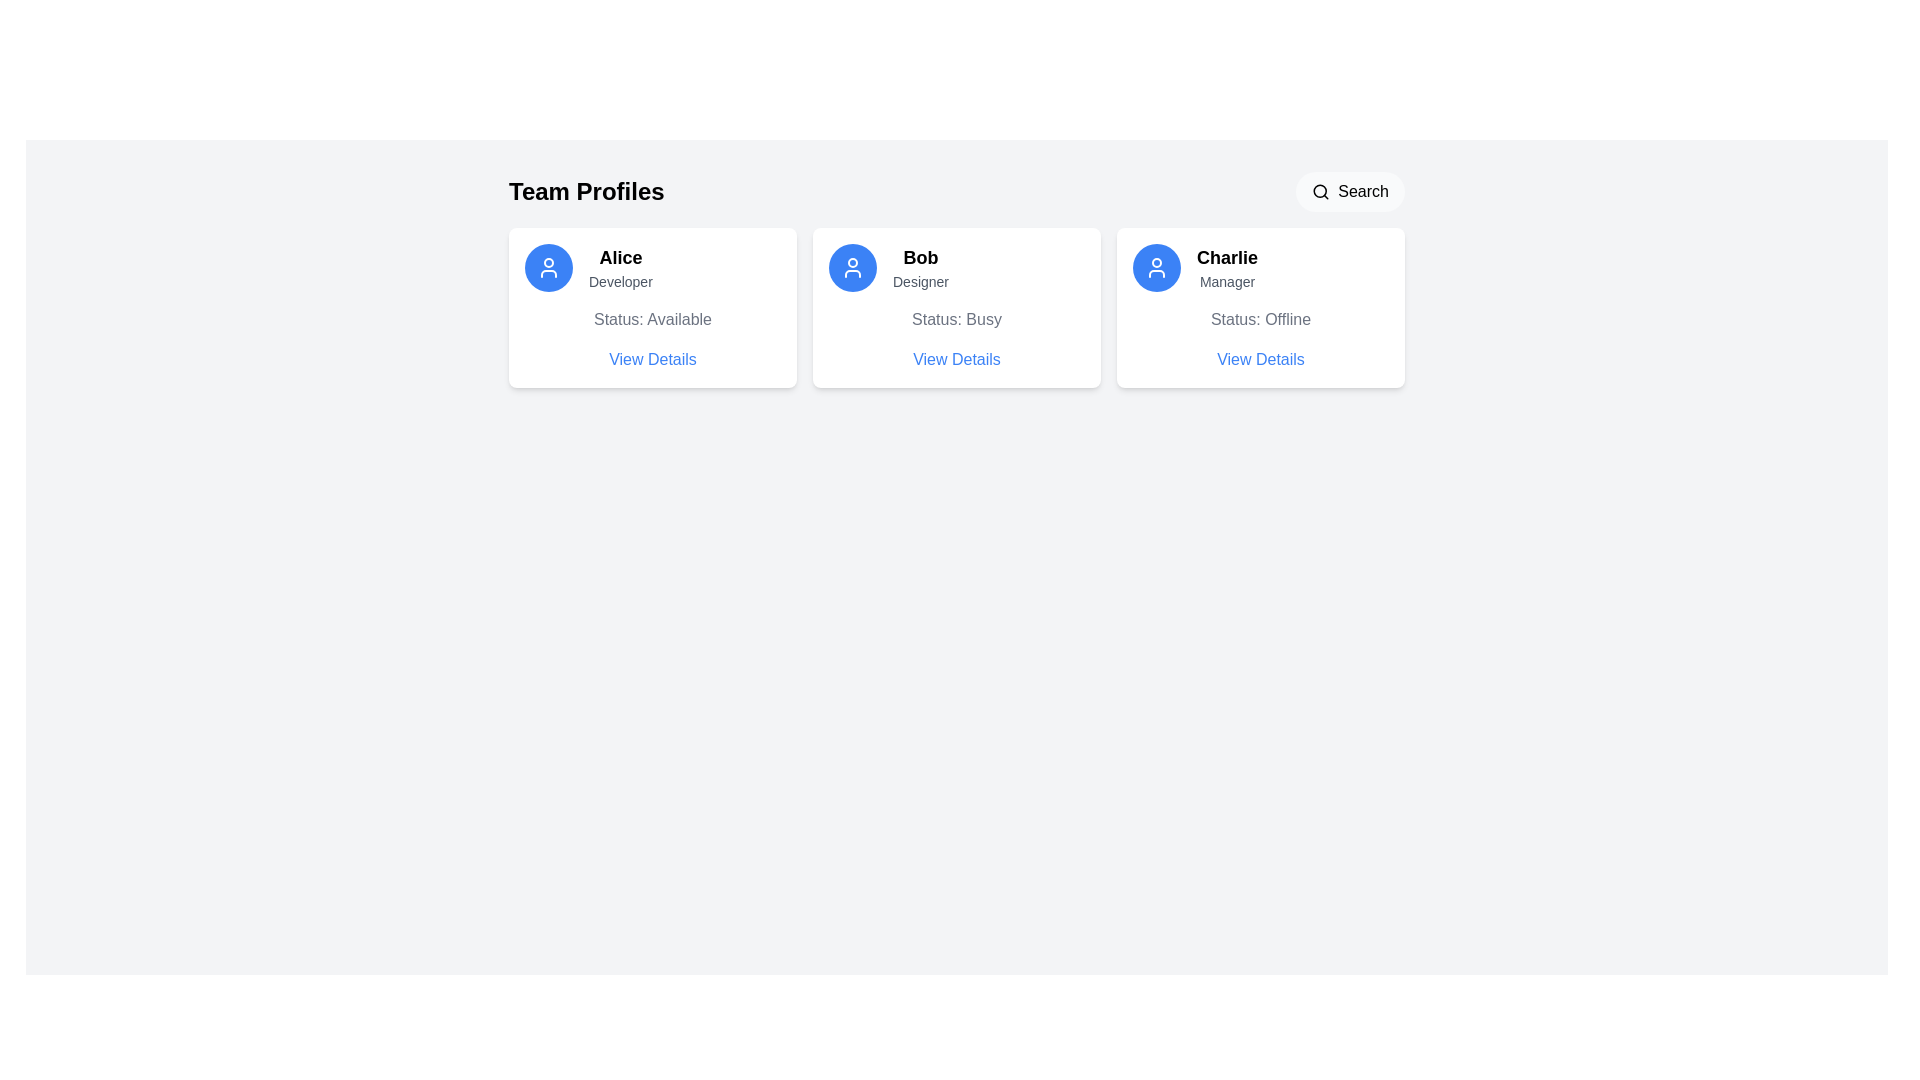 The height and width of the screenshot is (1080, 1920). Describe the element at coordinates (853, 266) in the screenshot. I see `the user profile icon representing 'Bob', which is centrally placed within the blue circular background of the second user profile card` at that location.